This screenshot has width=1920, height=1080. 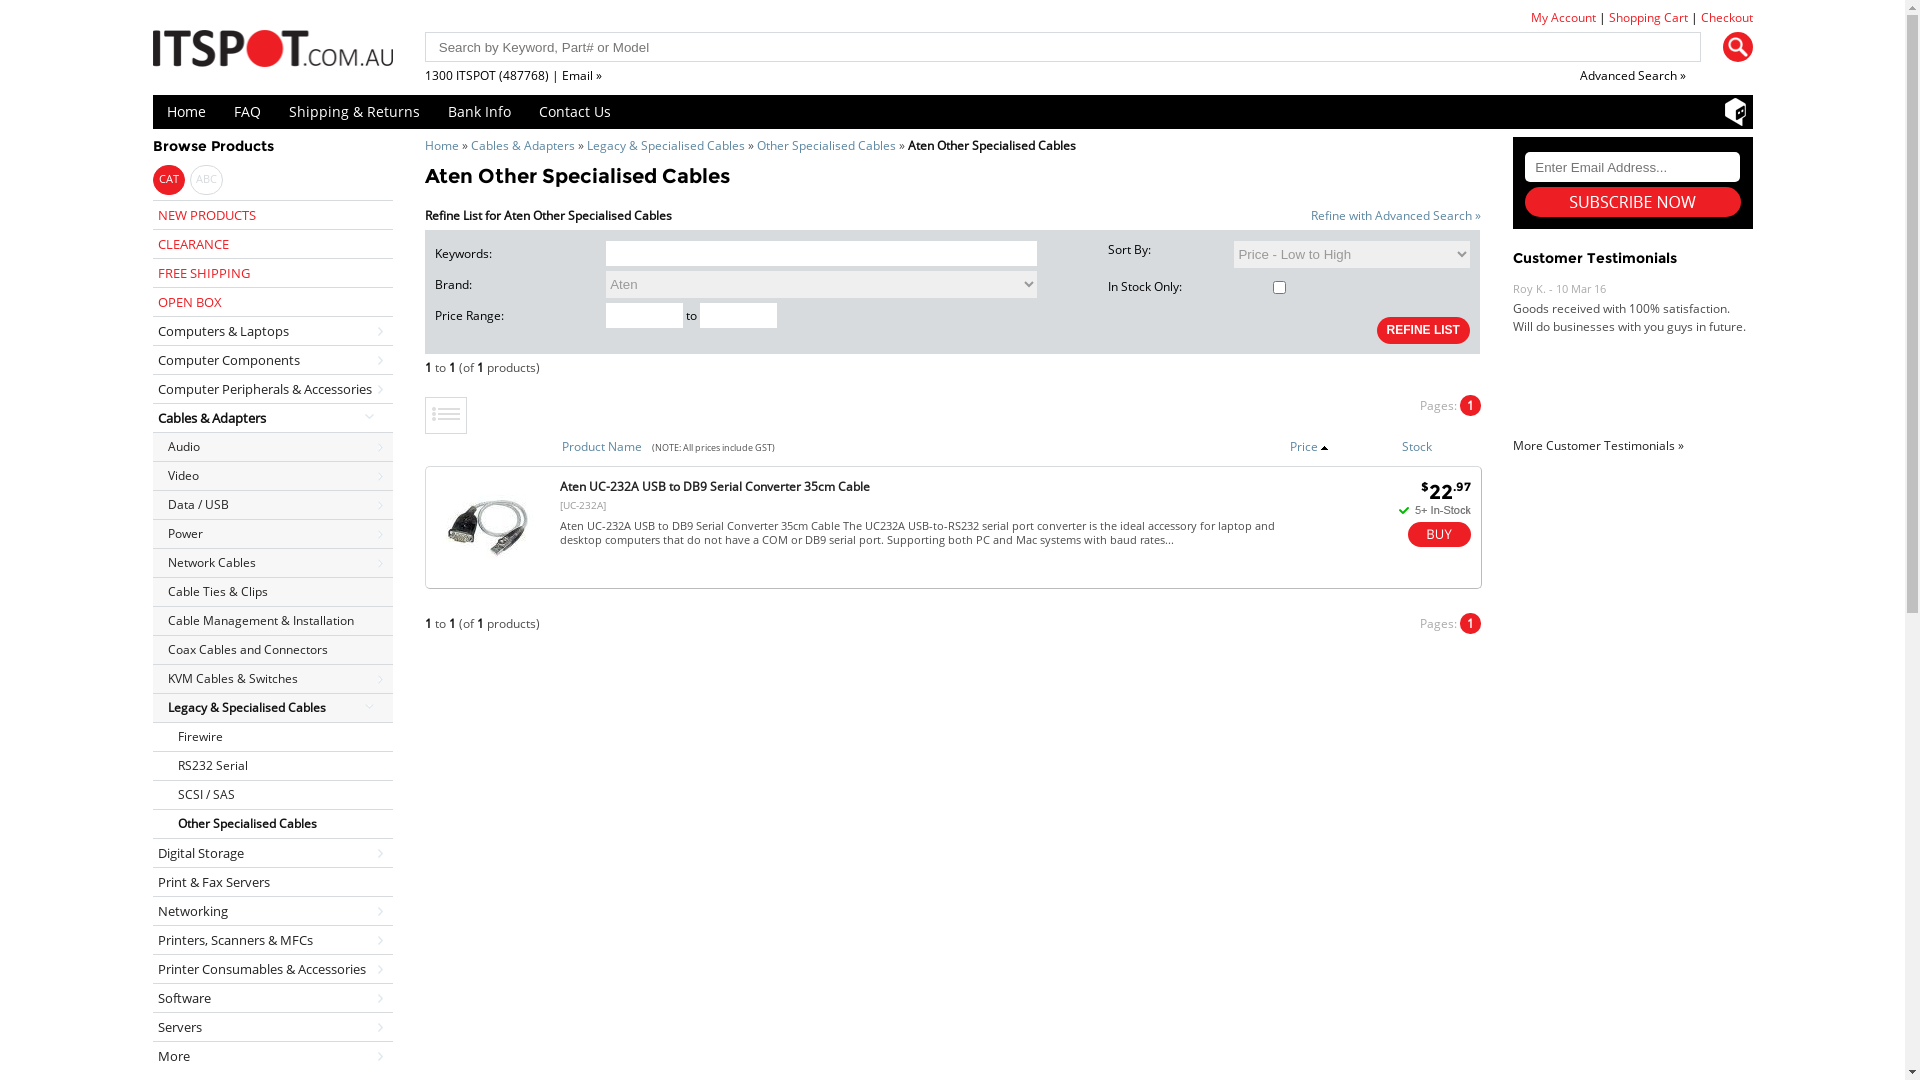 I want to click on 'CLEARANCE', so click(x=271, y=242).